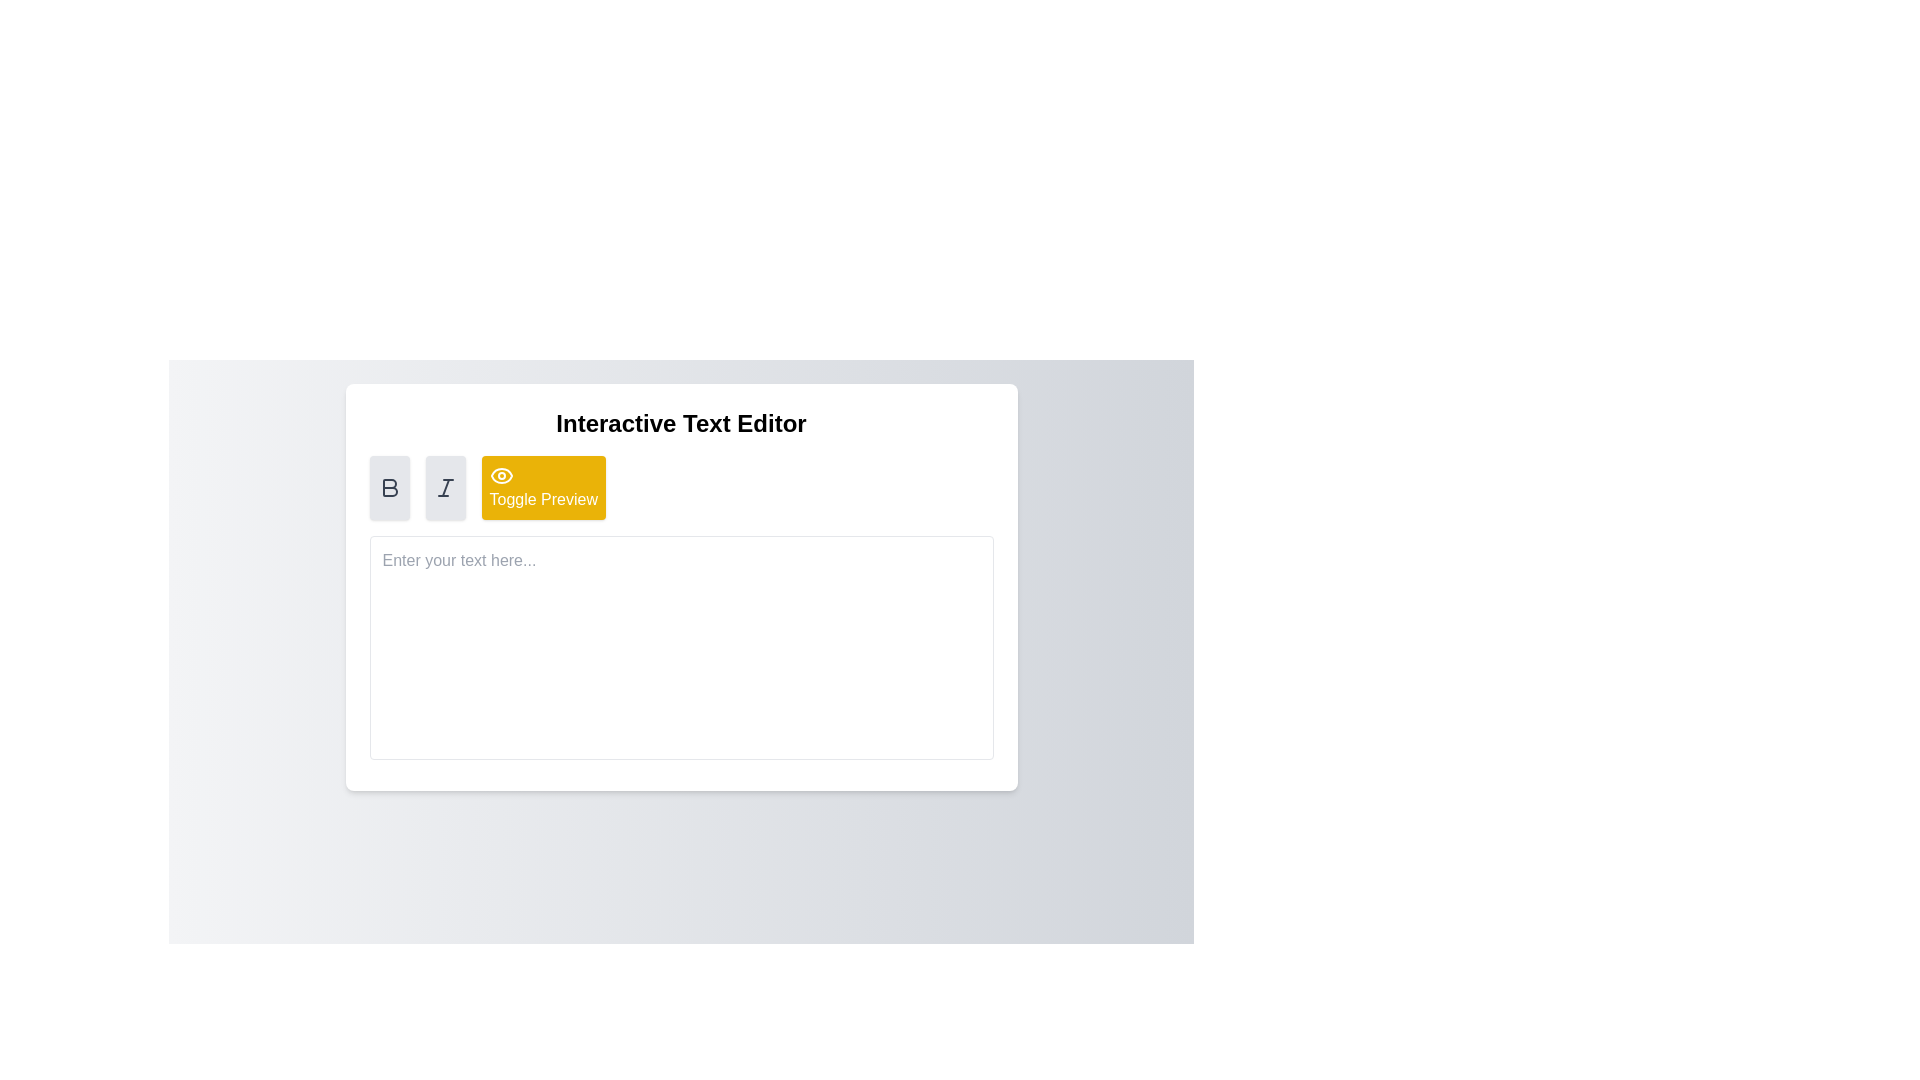  I want to click on the first button in the horizontal sequence below 'Interactive Text Editor' to apply bold formatting to the selected text, so click(389, 488).